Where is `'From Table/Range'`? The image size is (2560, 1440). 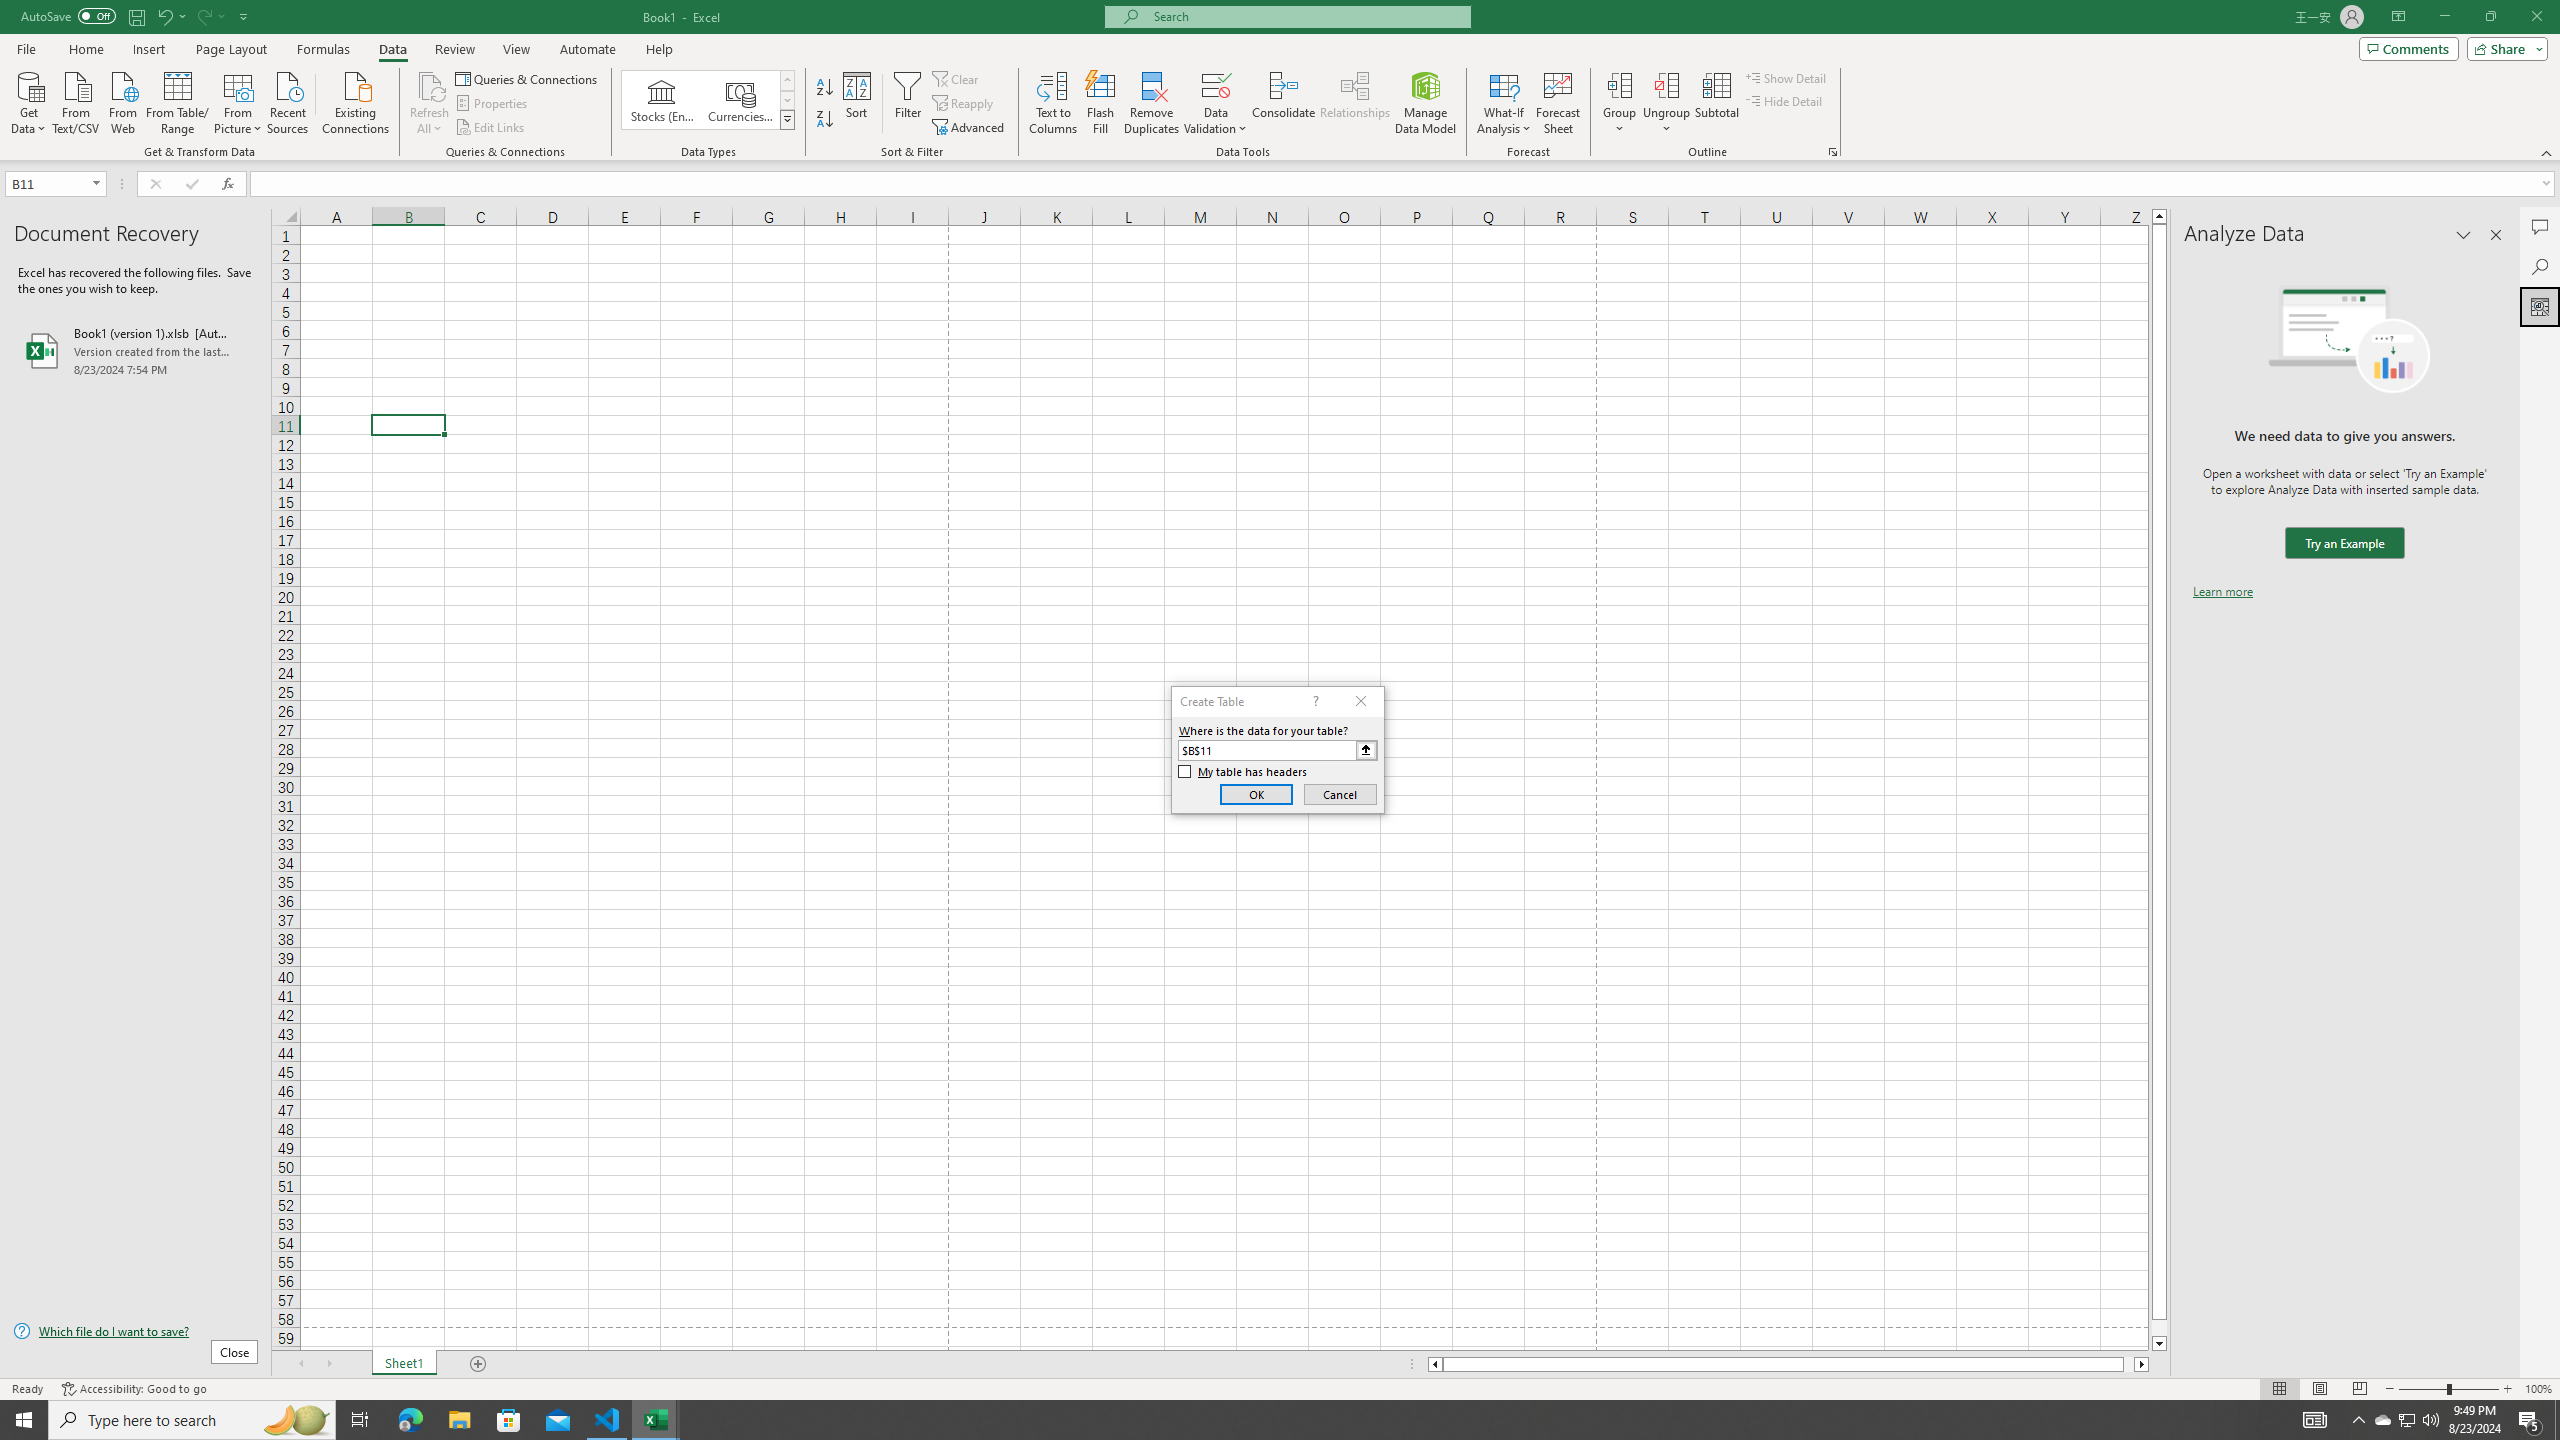 'From Table/Range' is located at coordinates (176, 100).